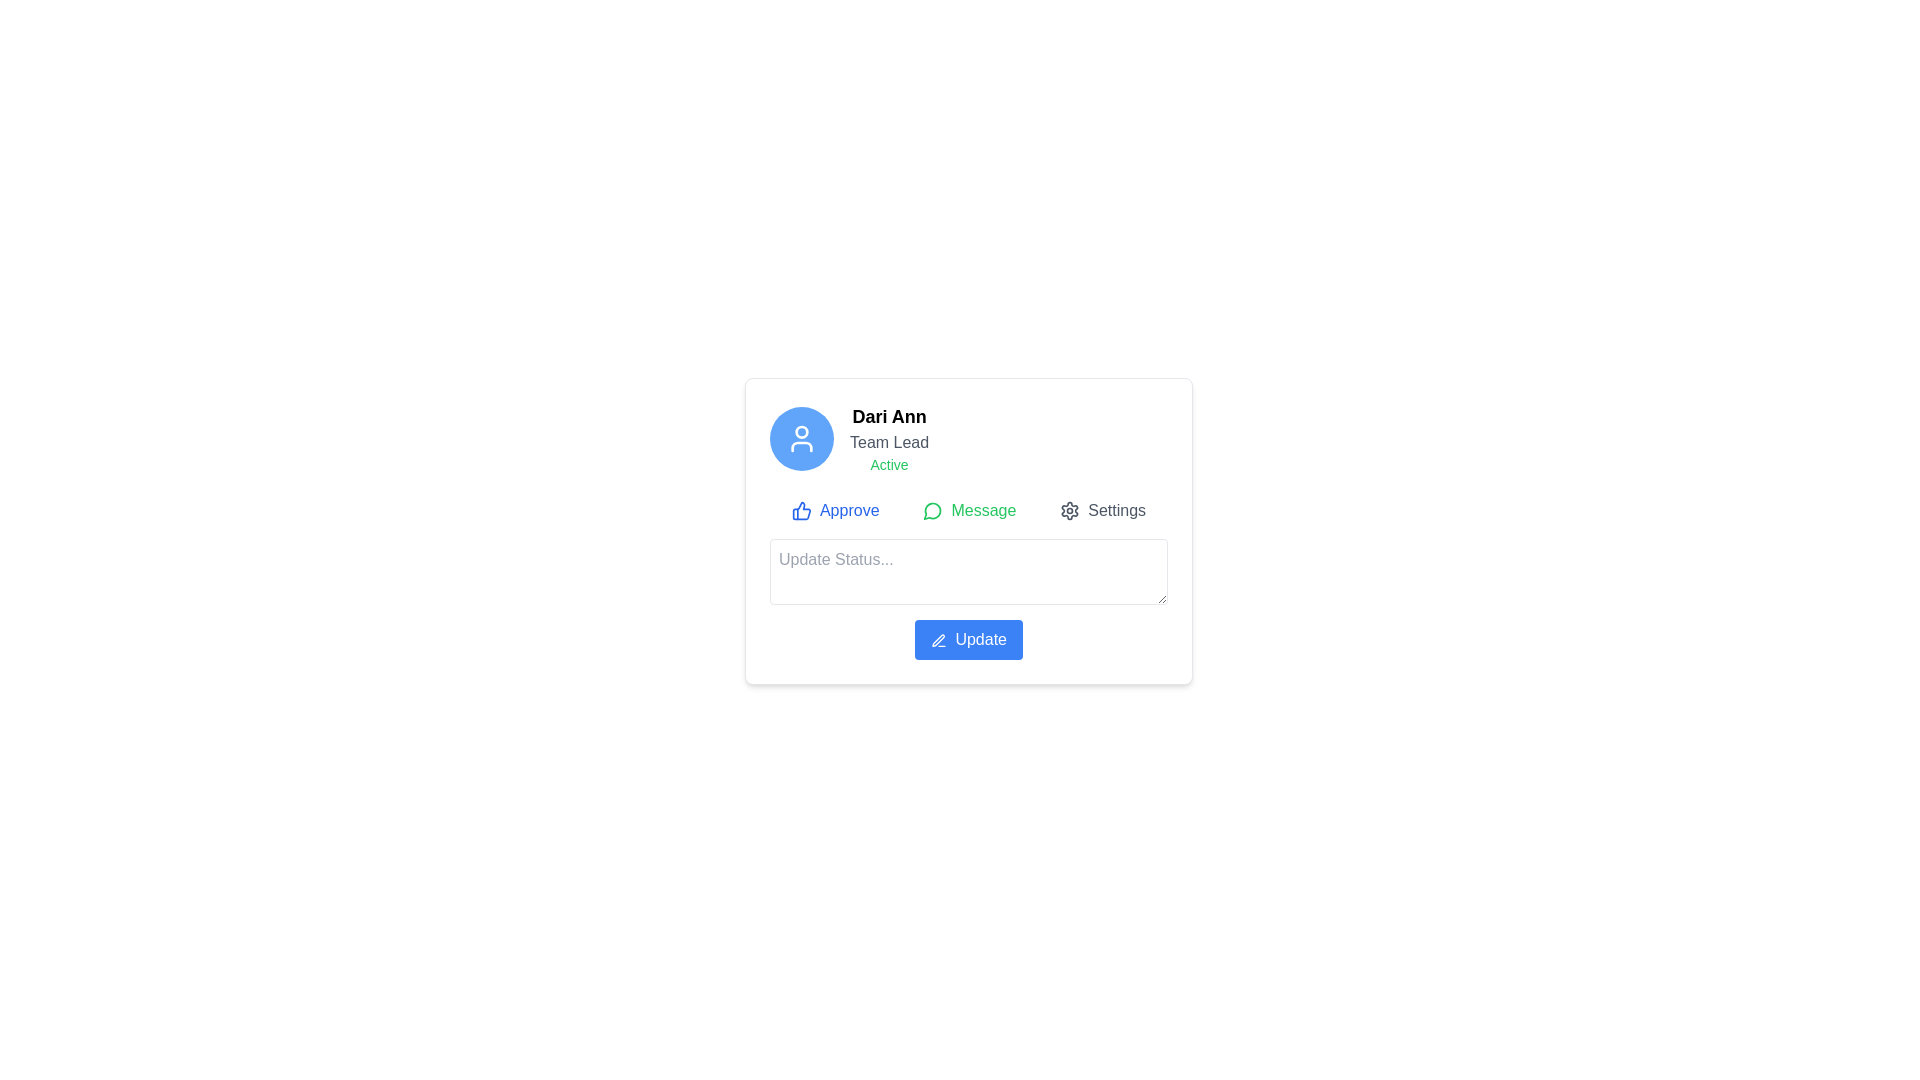 Image resolution: width=1920 pixels, height=1080 pixels. What do you see at coordinates (801, 438) in the screenshot?
I see `the user icon element, which is a stylized human-shaped outline with a circular head and a half-circle torso, located at the top left corner of the user profile card` at bounding box center [801, 438].